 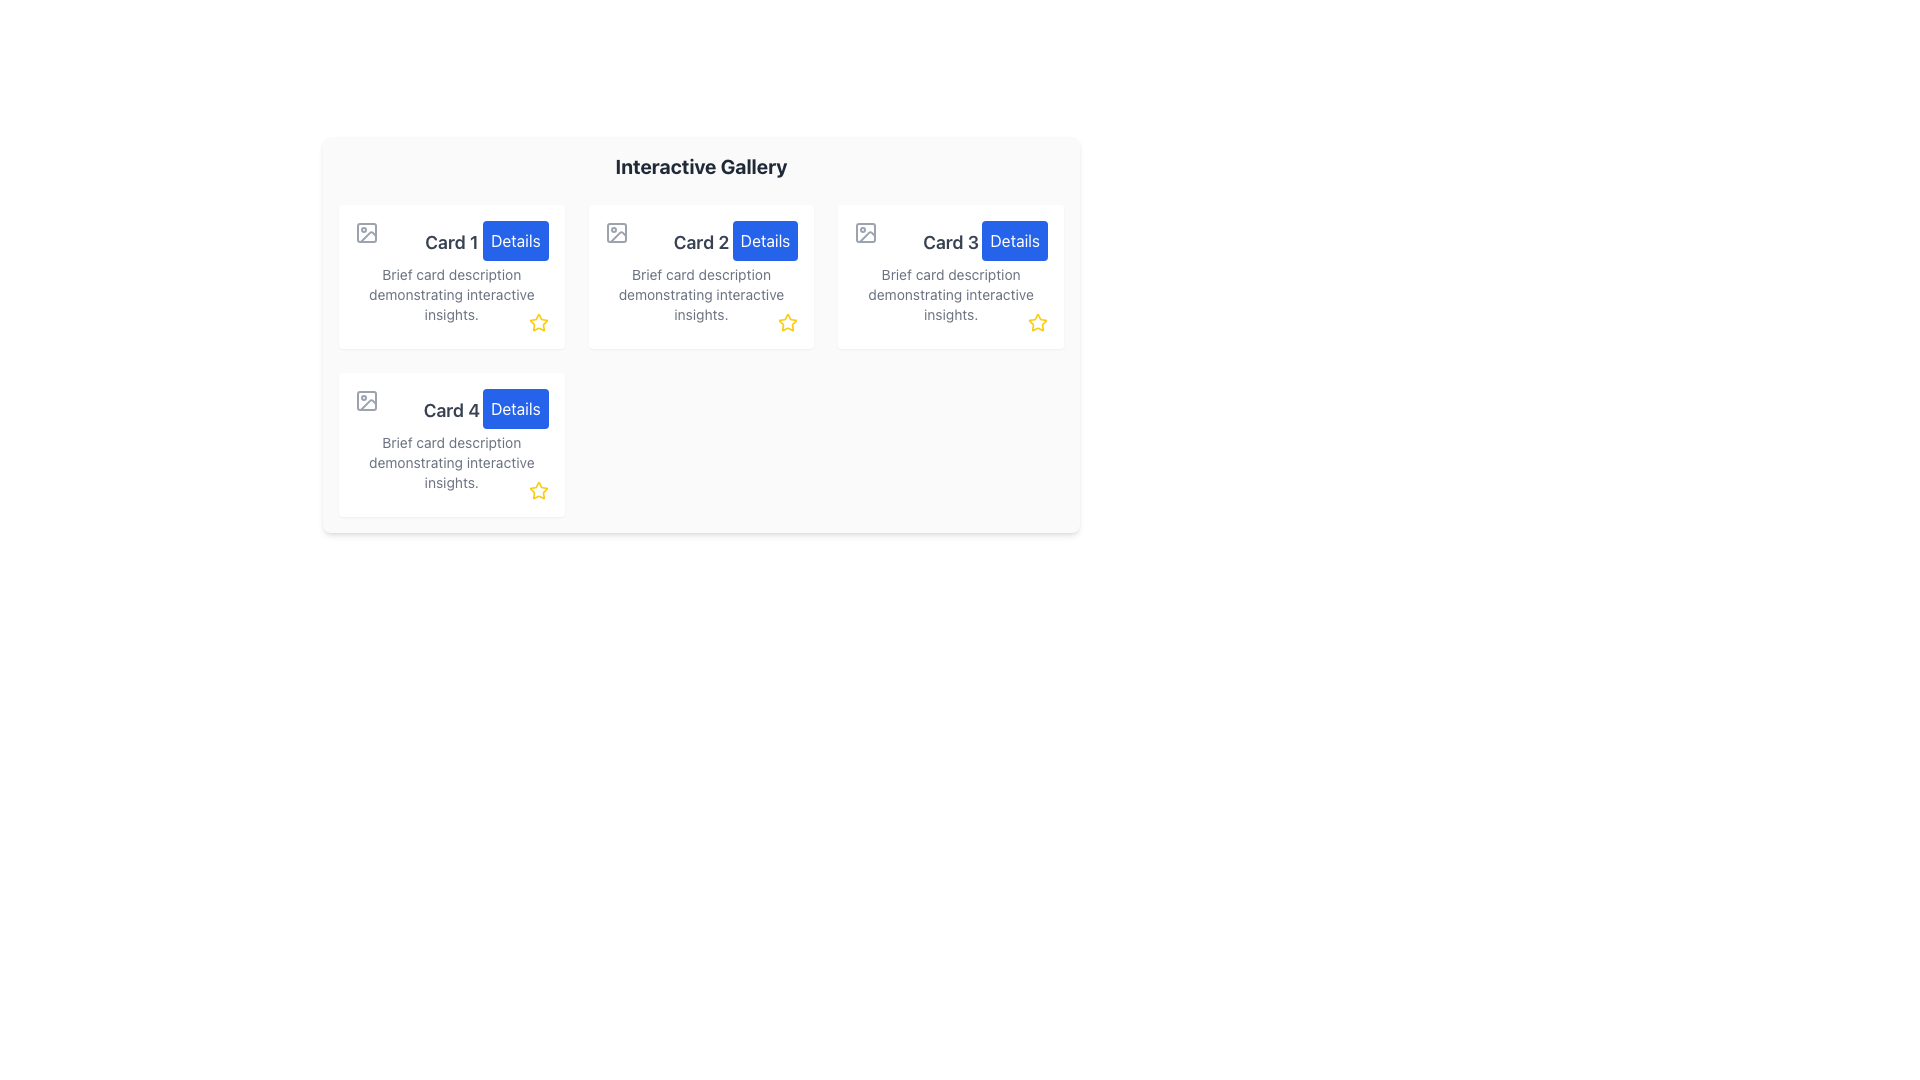 I want to click on the 'Details' button, so click(x=515, y=239).